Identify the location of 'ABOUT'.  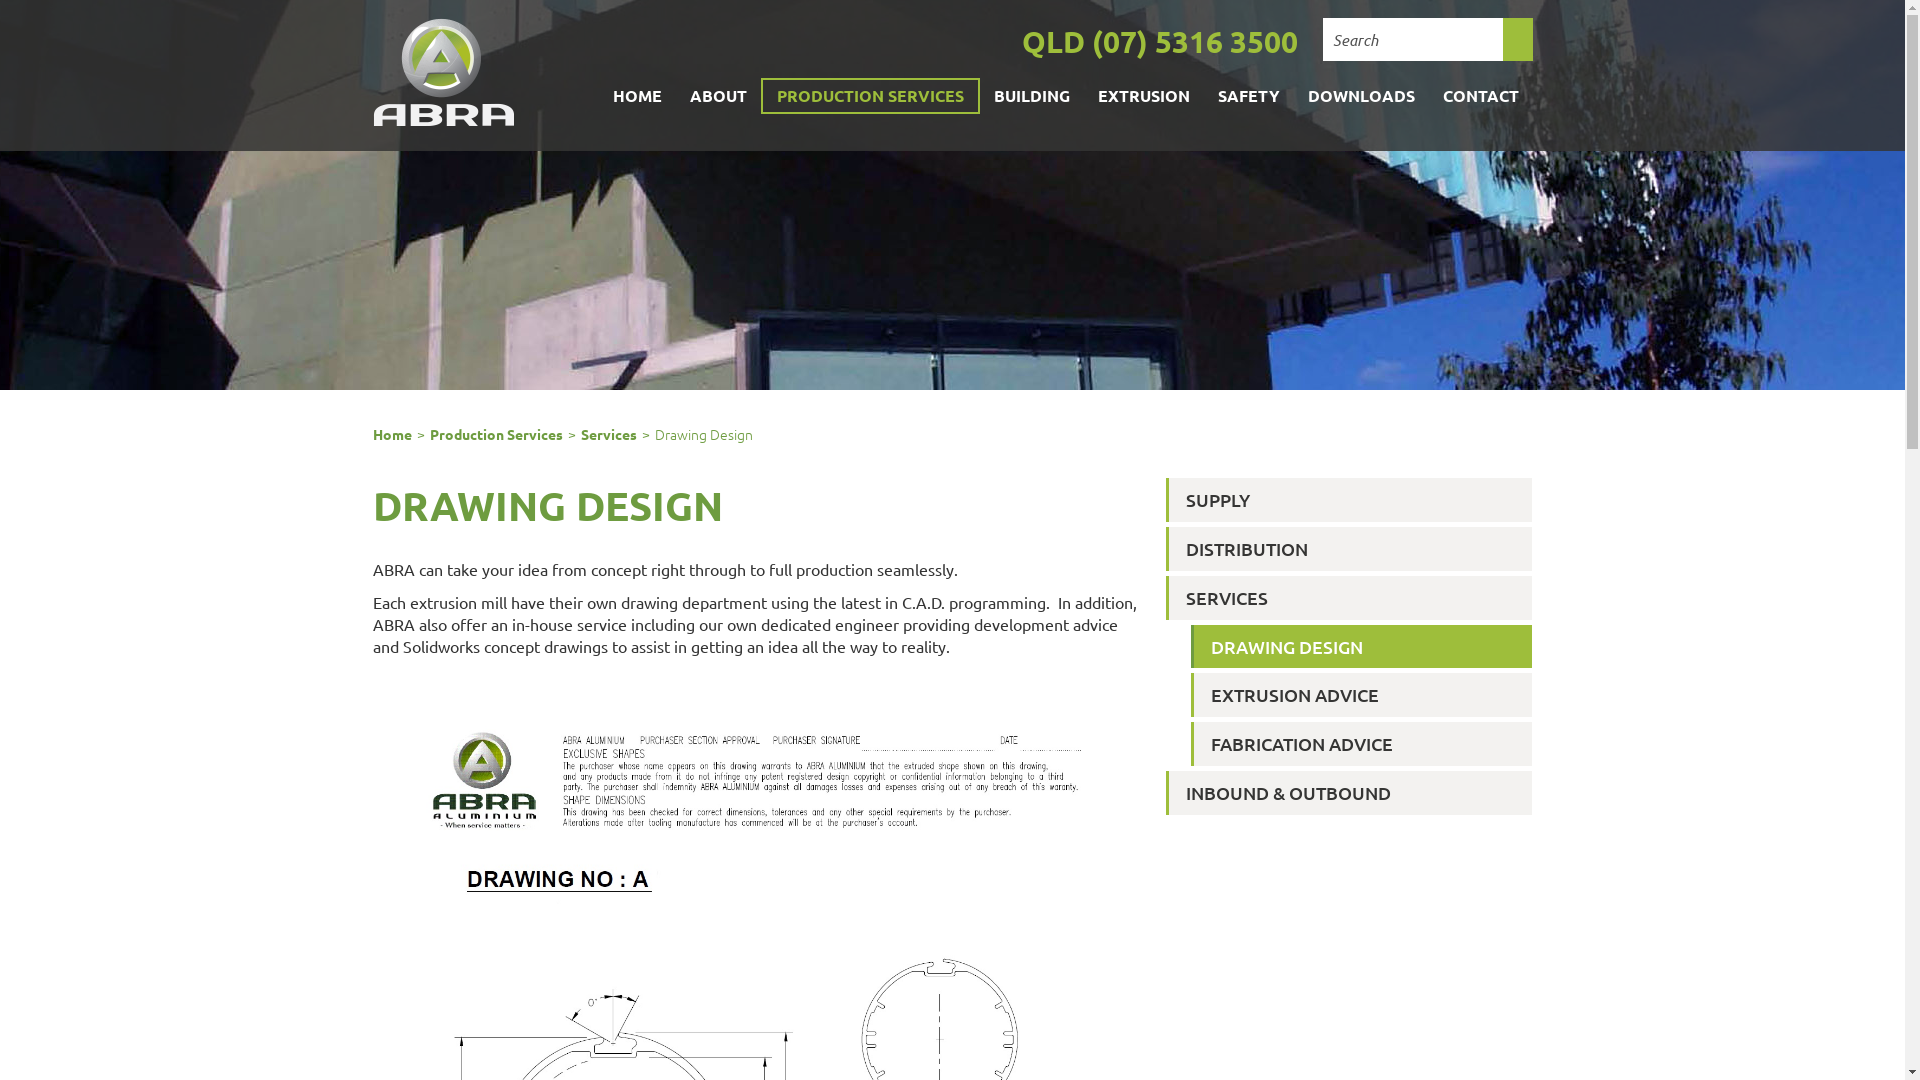
(676, 96).